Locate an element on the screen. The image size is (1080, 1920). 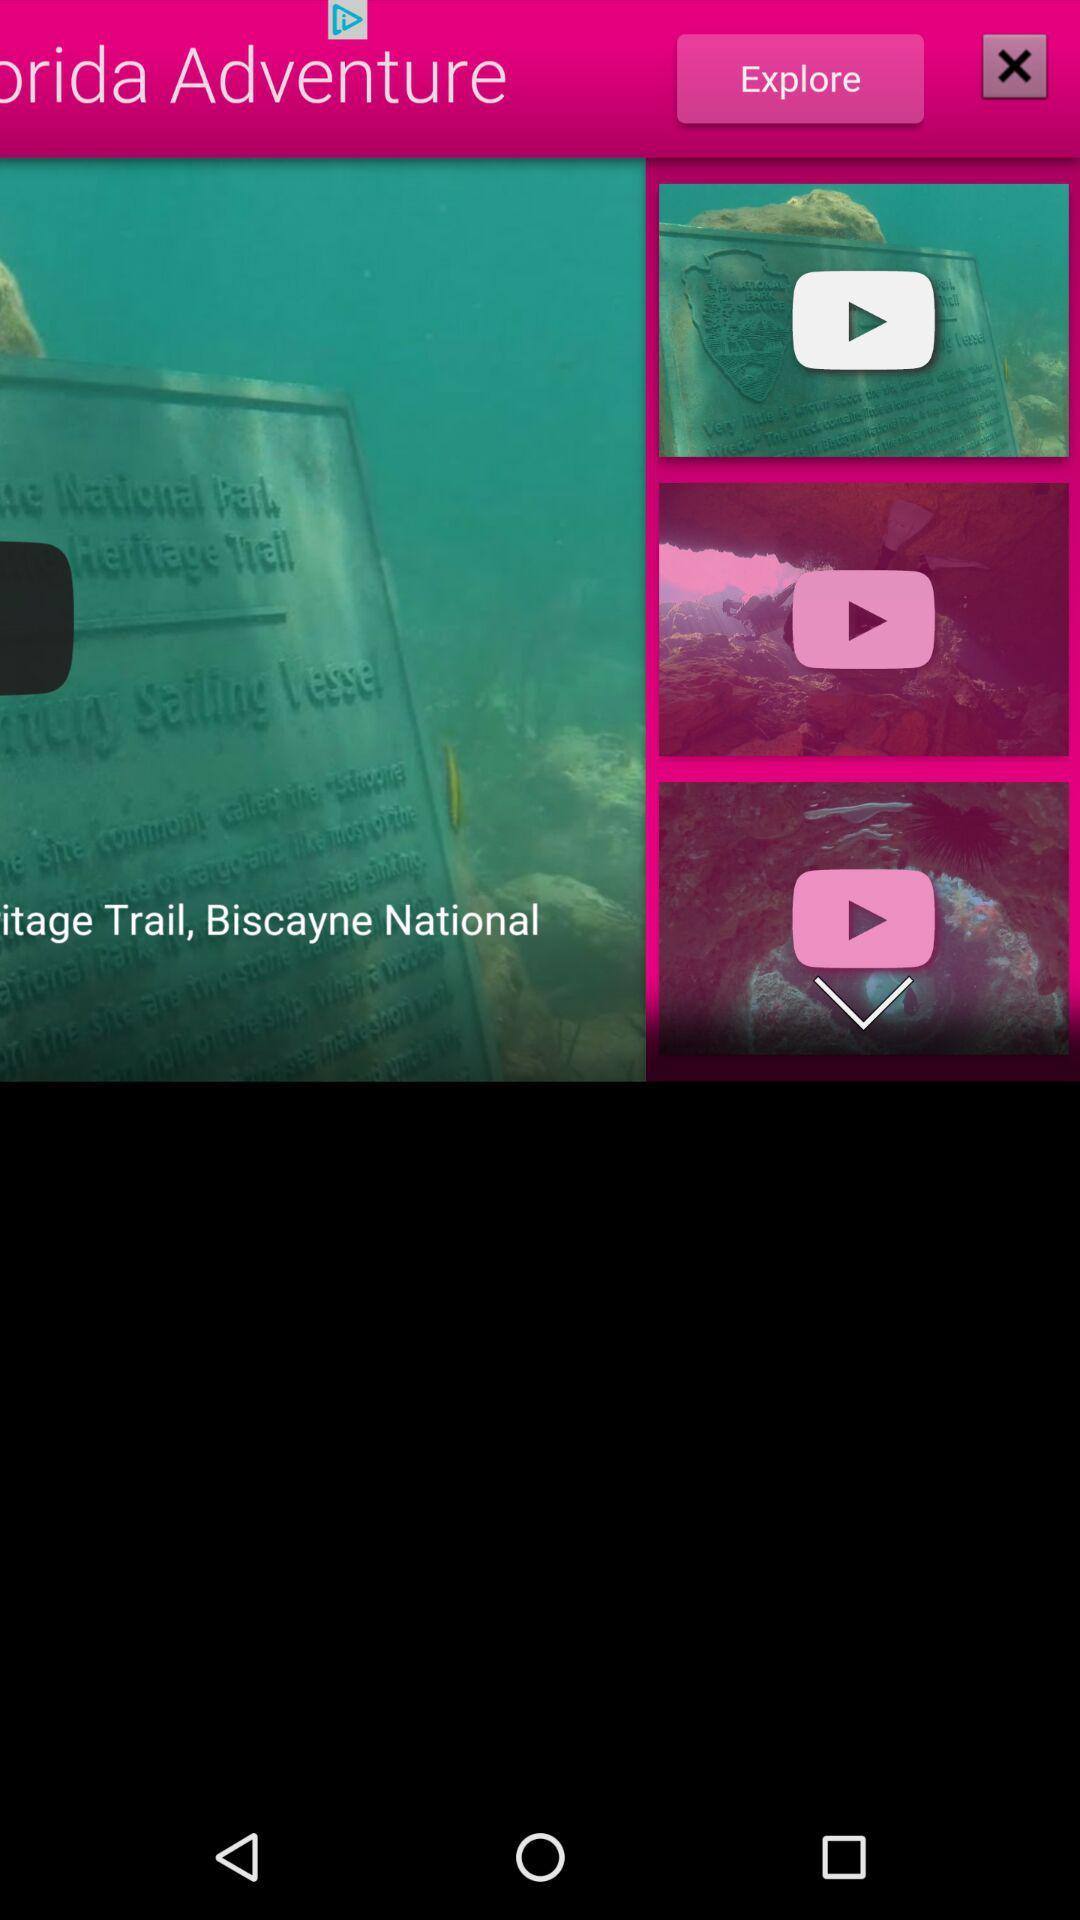
the close icon is located at coordinates (1014, 70).